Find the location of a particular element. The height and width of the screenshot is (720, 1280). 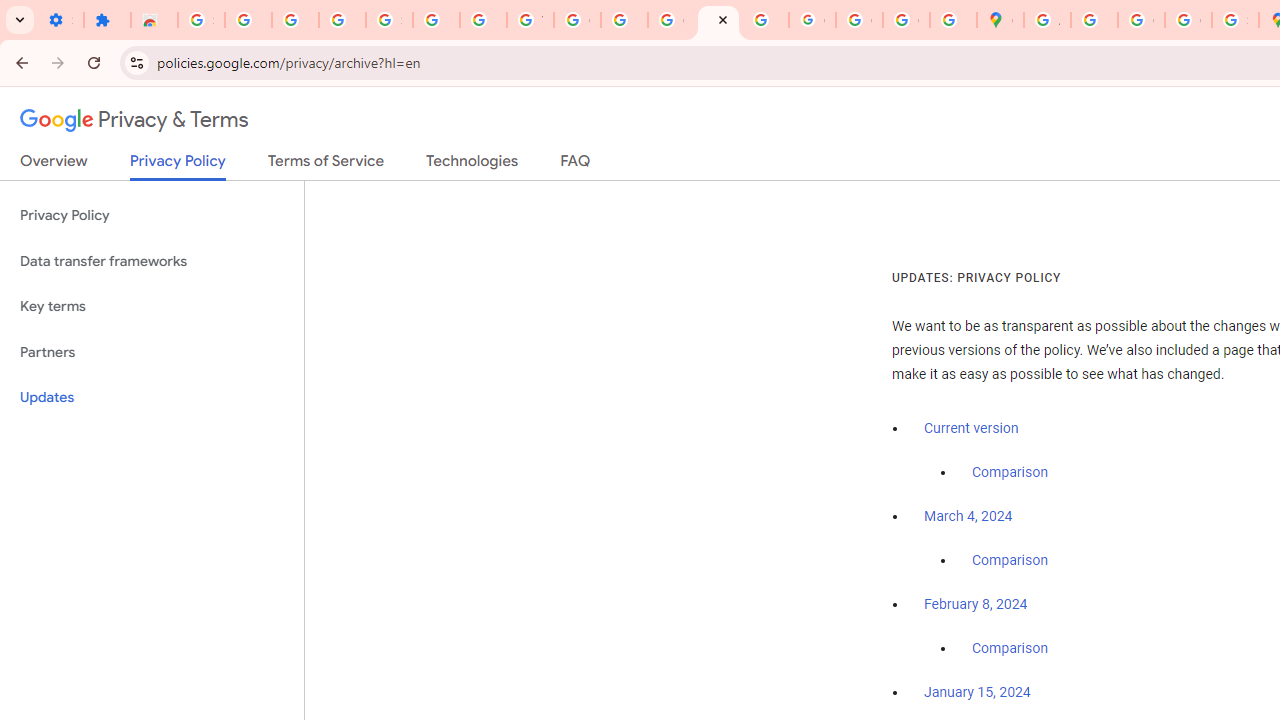

'Reviews: Helix Fruit Jump Arcade Game' is located at coordinates (153, 20).